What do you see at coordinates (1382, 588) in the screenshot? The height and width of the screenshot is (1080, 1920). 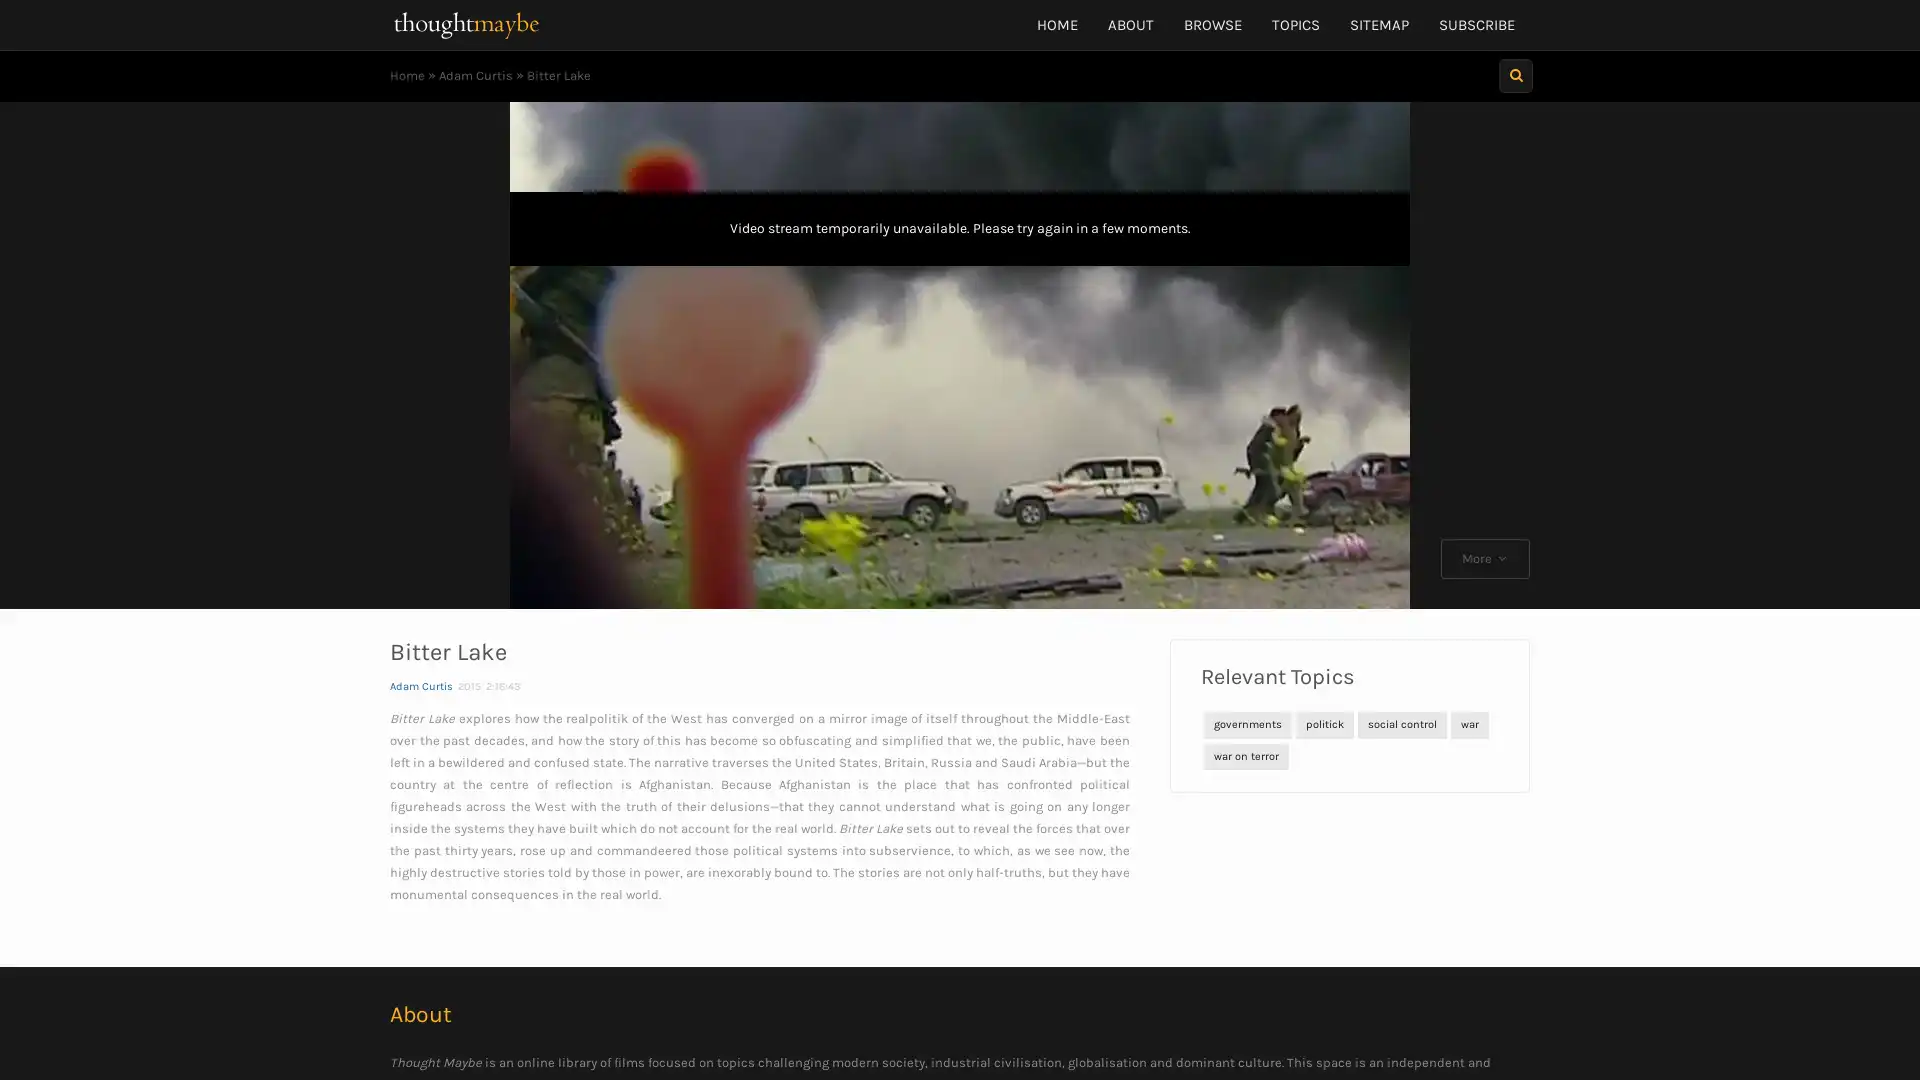 I see `Fullscreen` at bounding box center [1382, 588].